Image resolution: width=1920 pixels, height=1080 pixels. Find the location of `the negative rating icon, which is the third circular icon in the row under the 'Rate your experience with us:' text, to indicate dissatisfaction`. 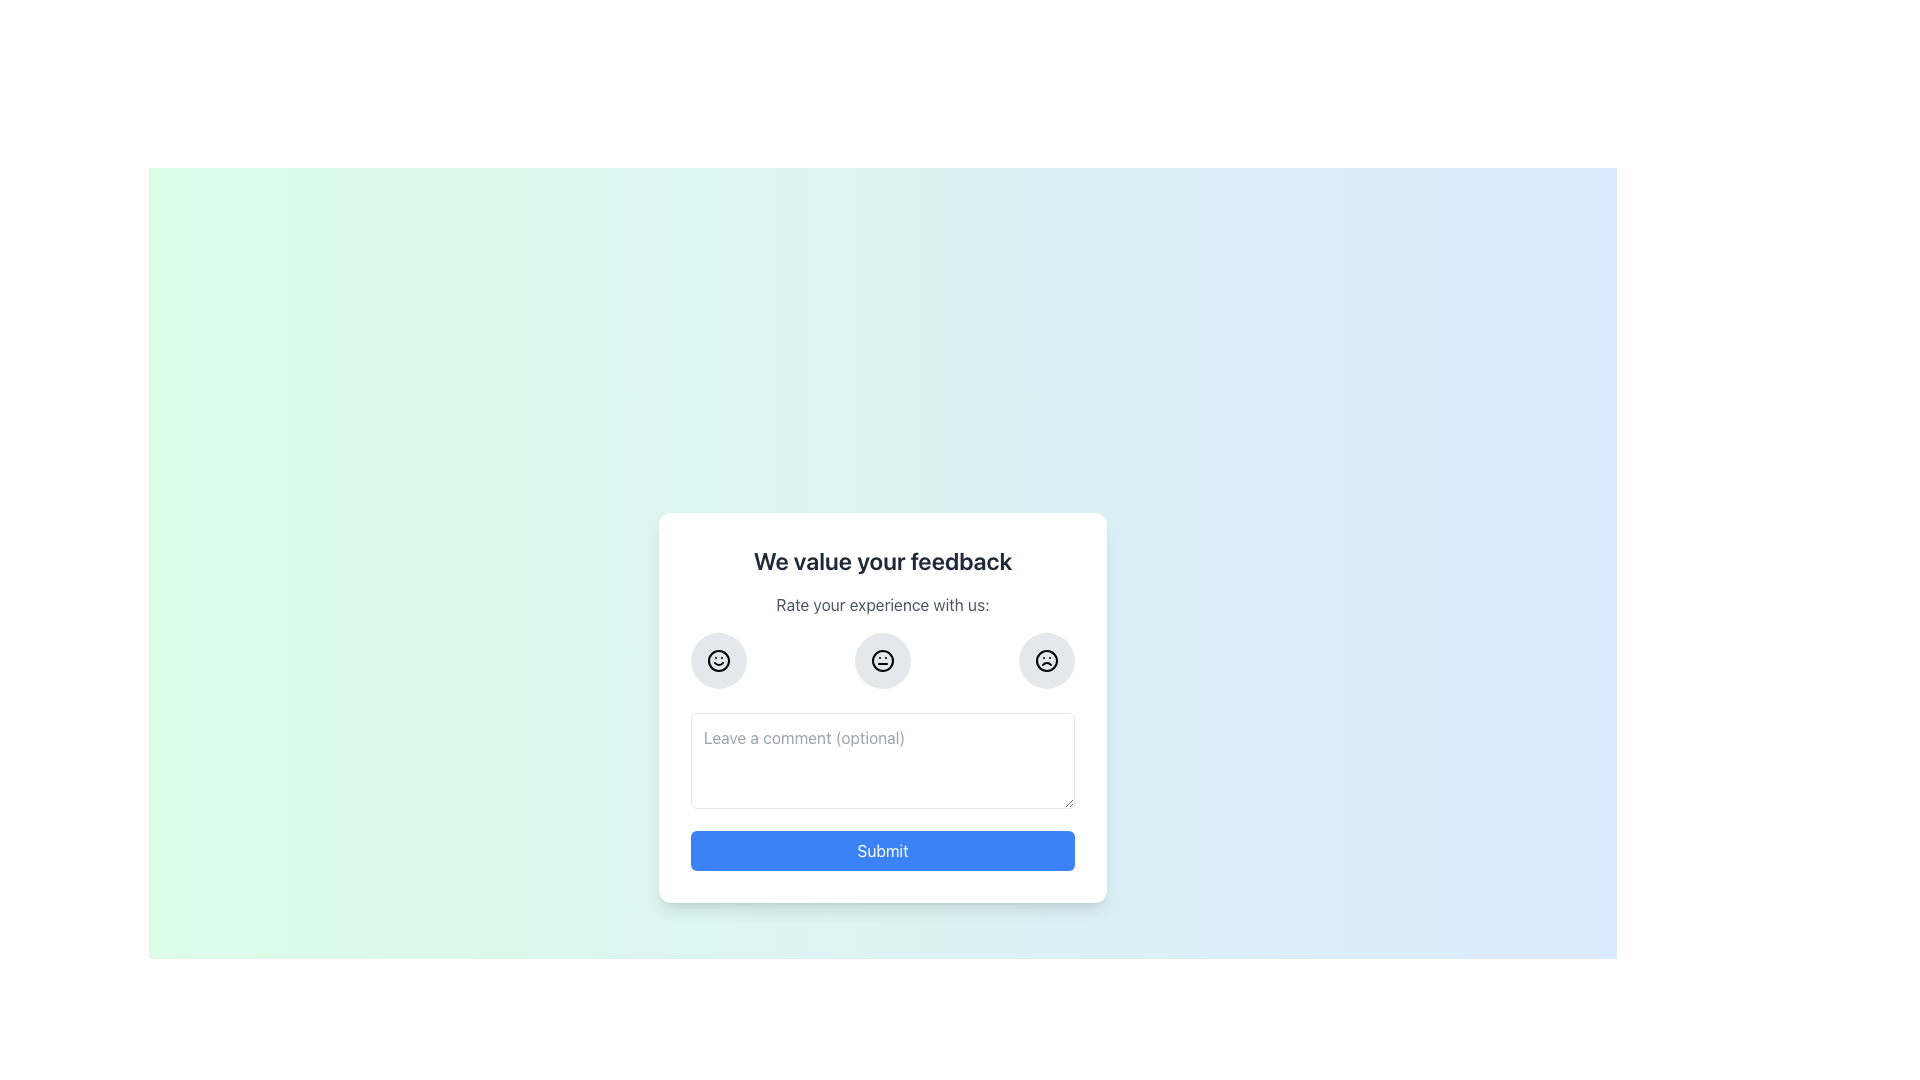

the negative rating icon, which is the third circular icon in the row under the 'Rate your experience with us:' text, to indicate dissatisfaction is located at coordinates (1045, 660).